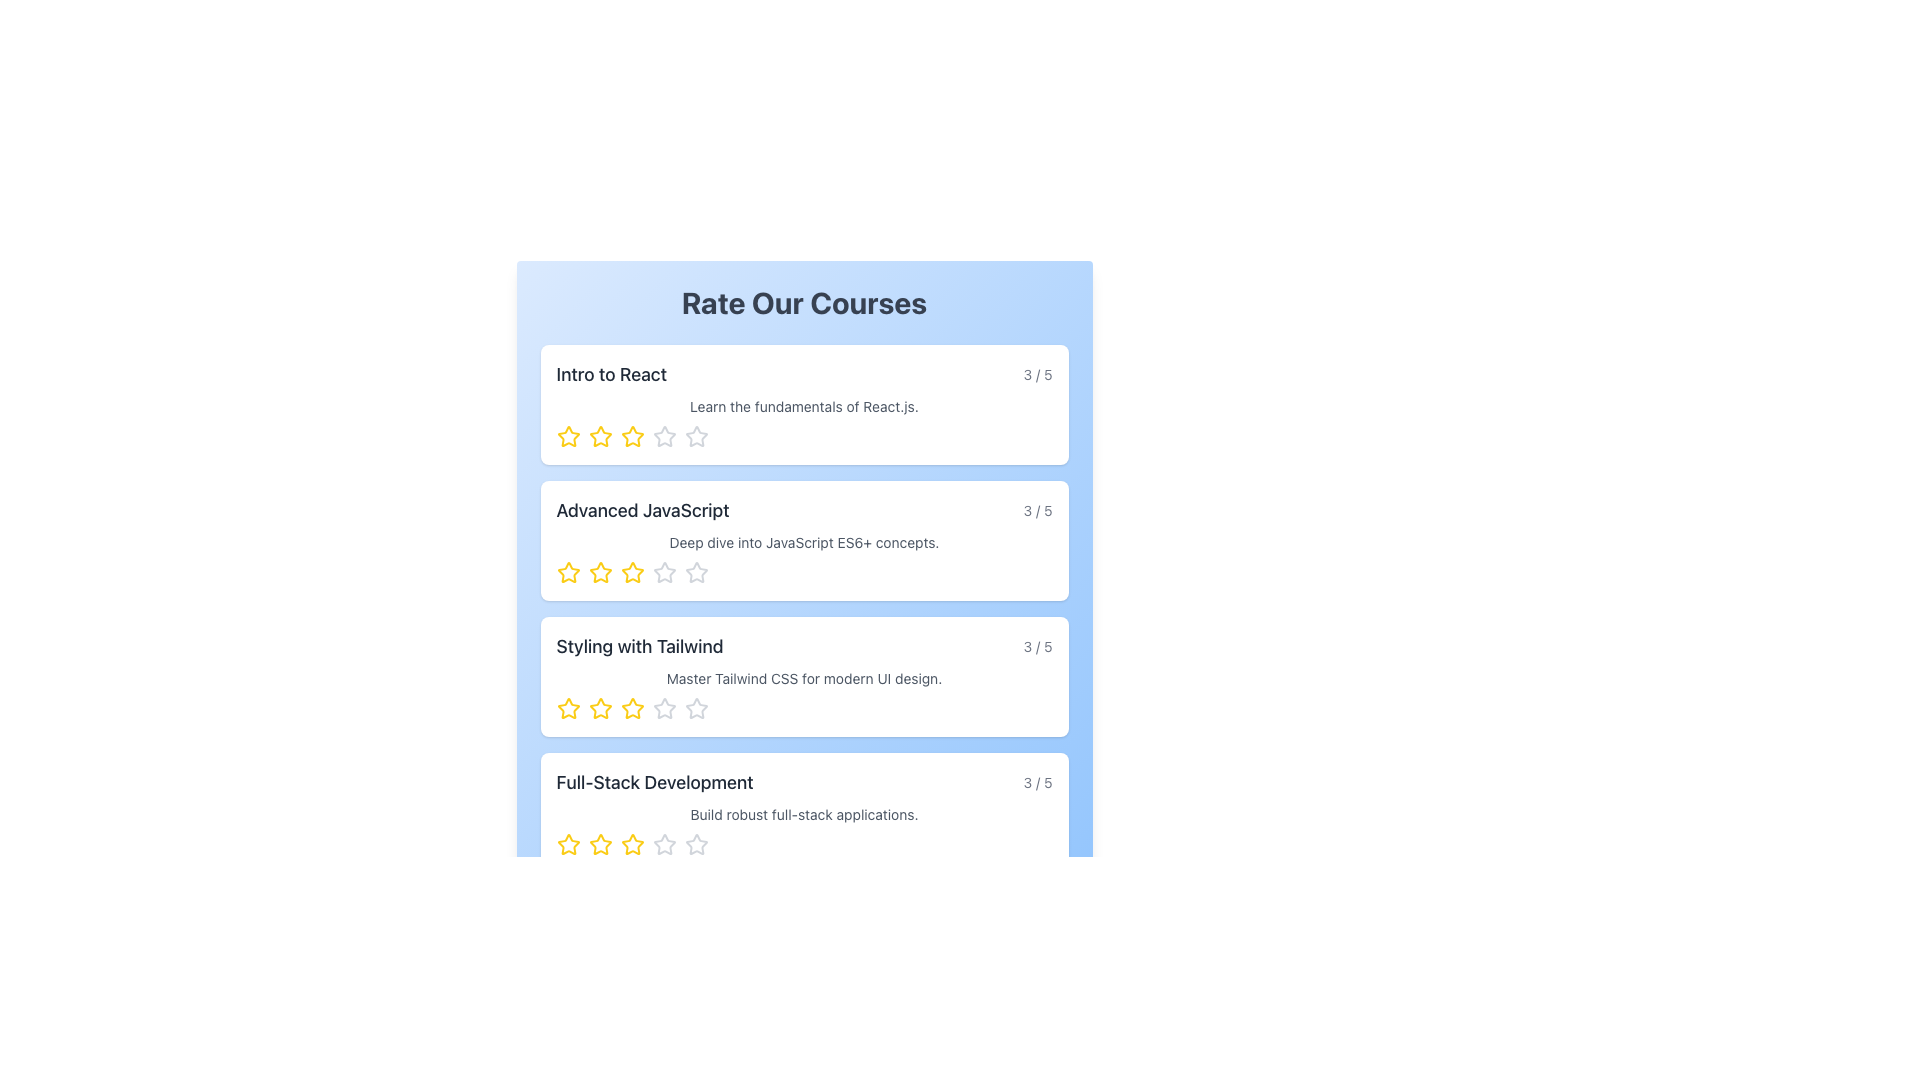  What do you see at coordinates (804, 677) in the screenshot?
I see `text label 'Master Tailwind CSS for modern UI design.' located beneath the title 'Styling with Tailwind' in the course information card` at bounding box center [804, 677].